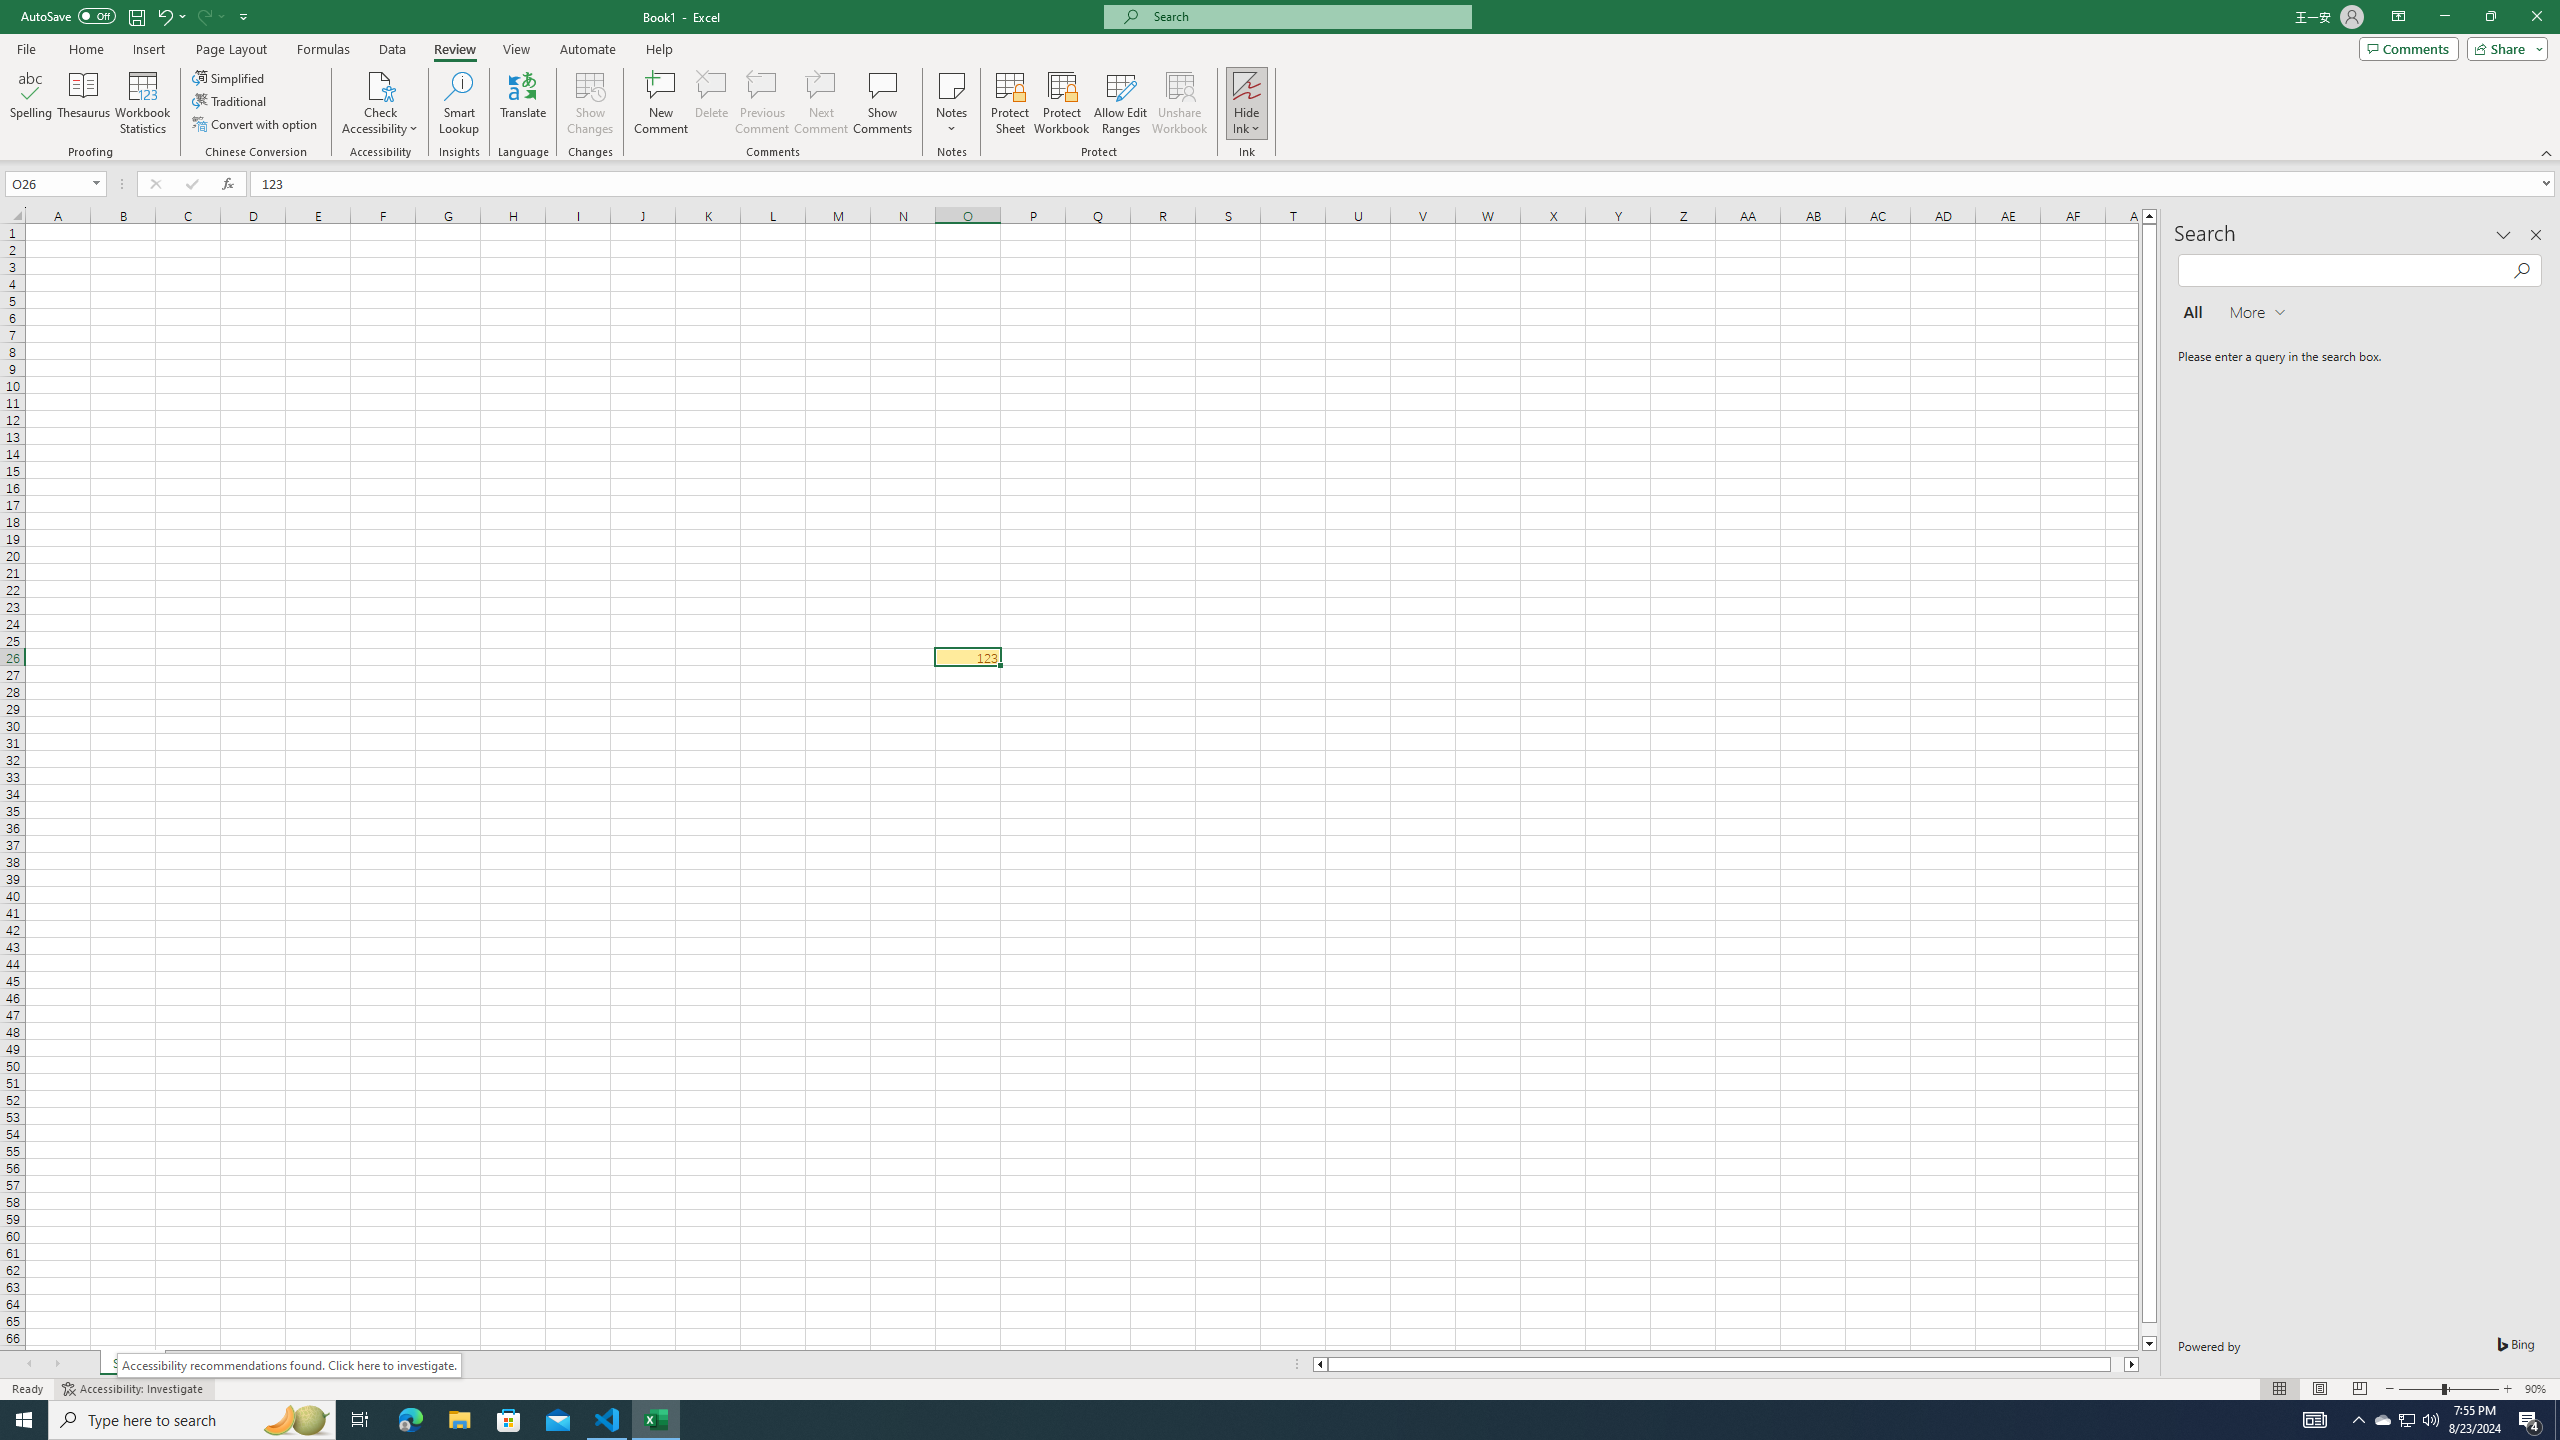 The image size is (2560, 1440). Describe the element at coordinates (229, 77) in the screenshot. I see `'Simplified'` at that location.